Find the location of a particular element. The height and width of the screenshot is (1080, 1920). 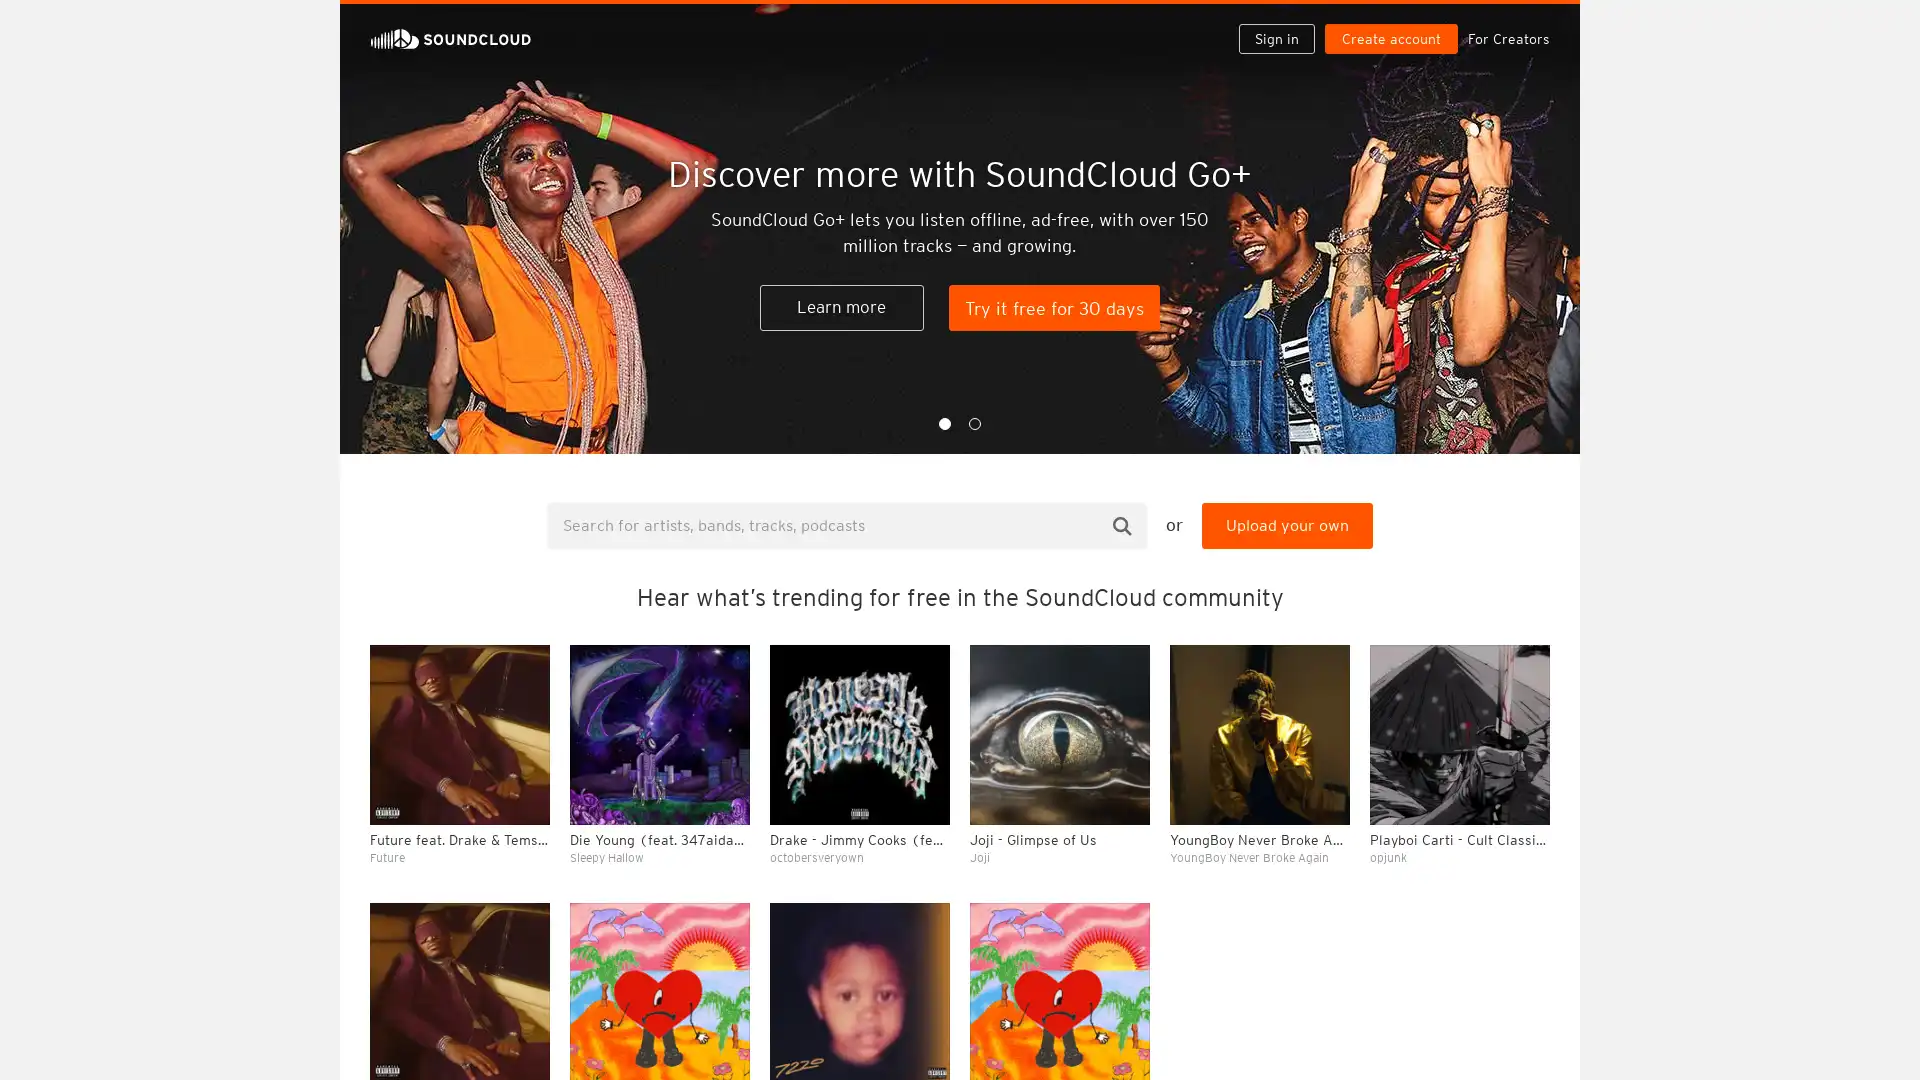

Create a SoundCloud account is located at coordinates (1395, 22).